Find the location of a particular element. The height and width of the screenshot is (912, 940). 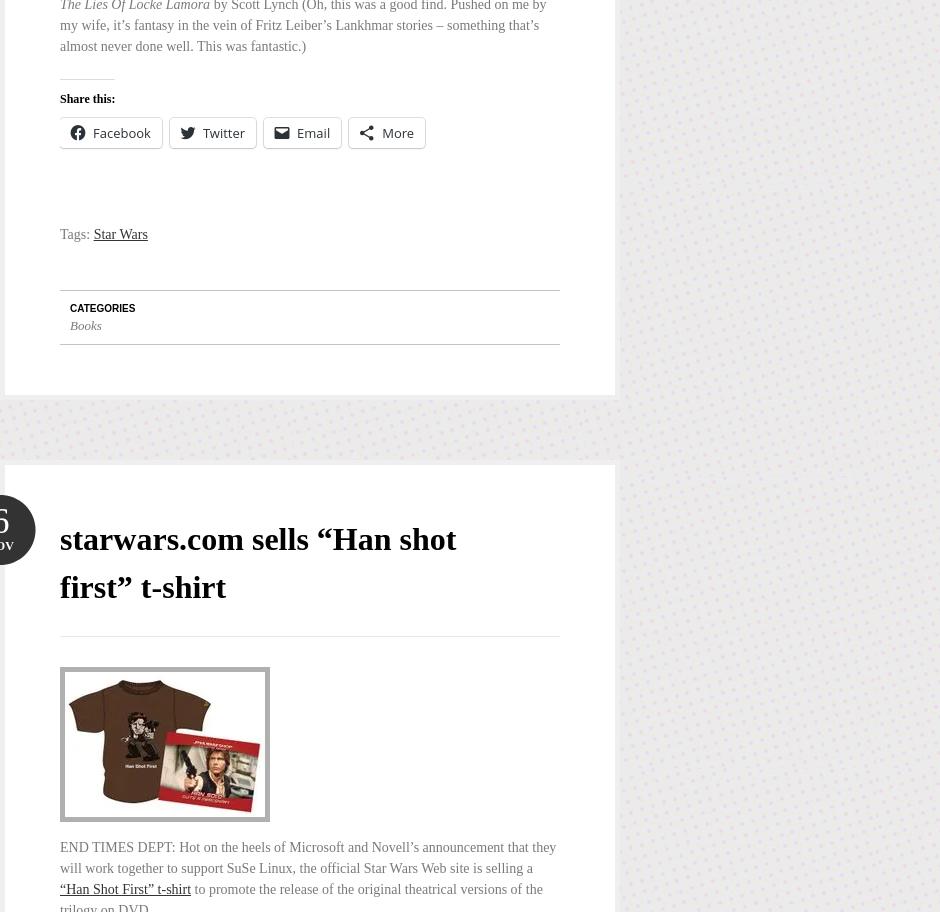

'More' is located at coordinates (397, 131).